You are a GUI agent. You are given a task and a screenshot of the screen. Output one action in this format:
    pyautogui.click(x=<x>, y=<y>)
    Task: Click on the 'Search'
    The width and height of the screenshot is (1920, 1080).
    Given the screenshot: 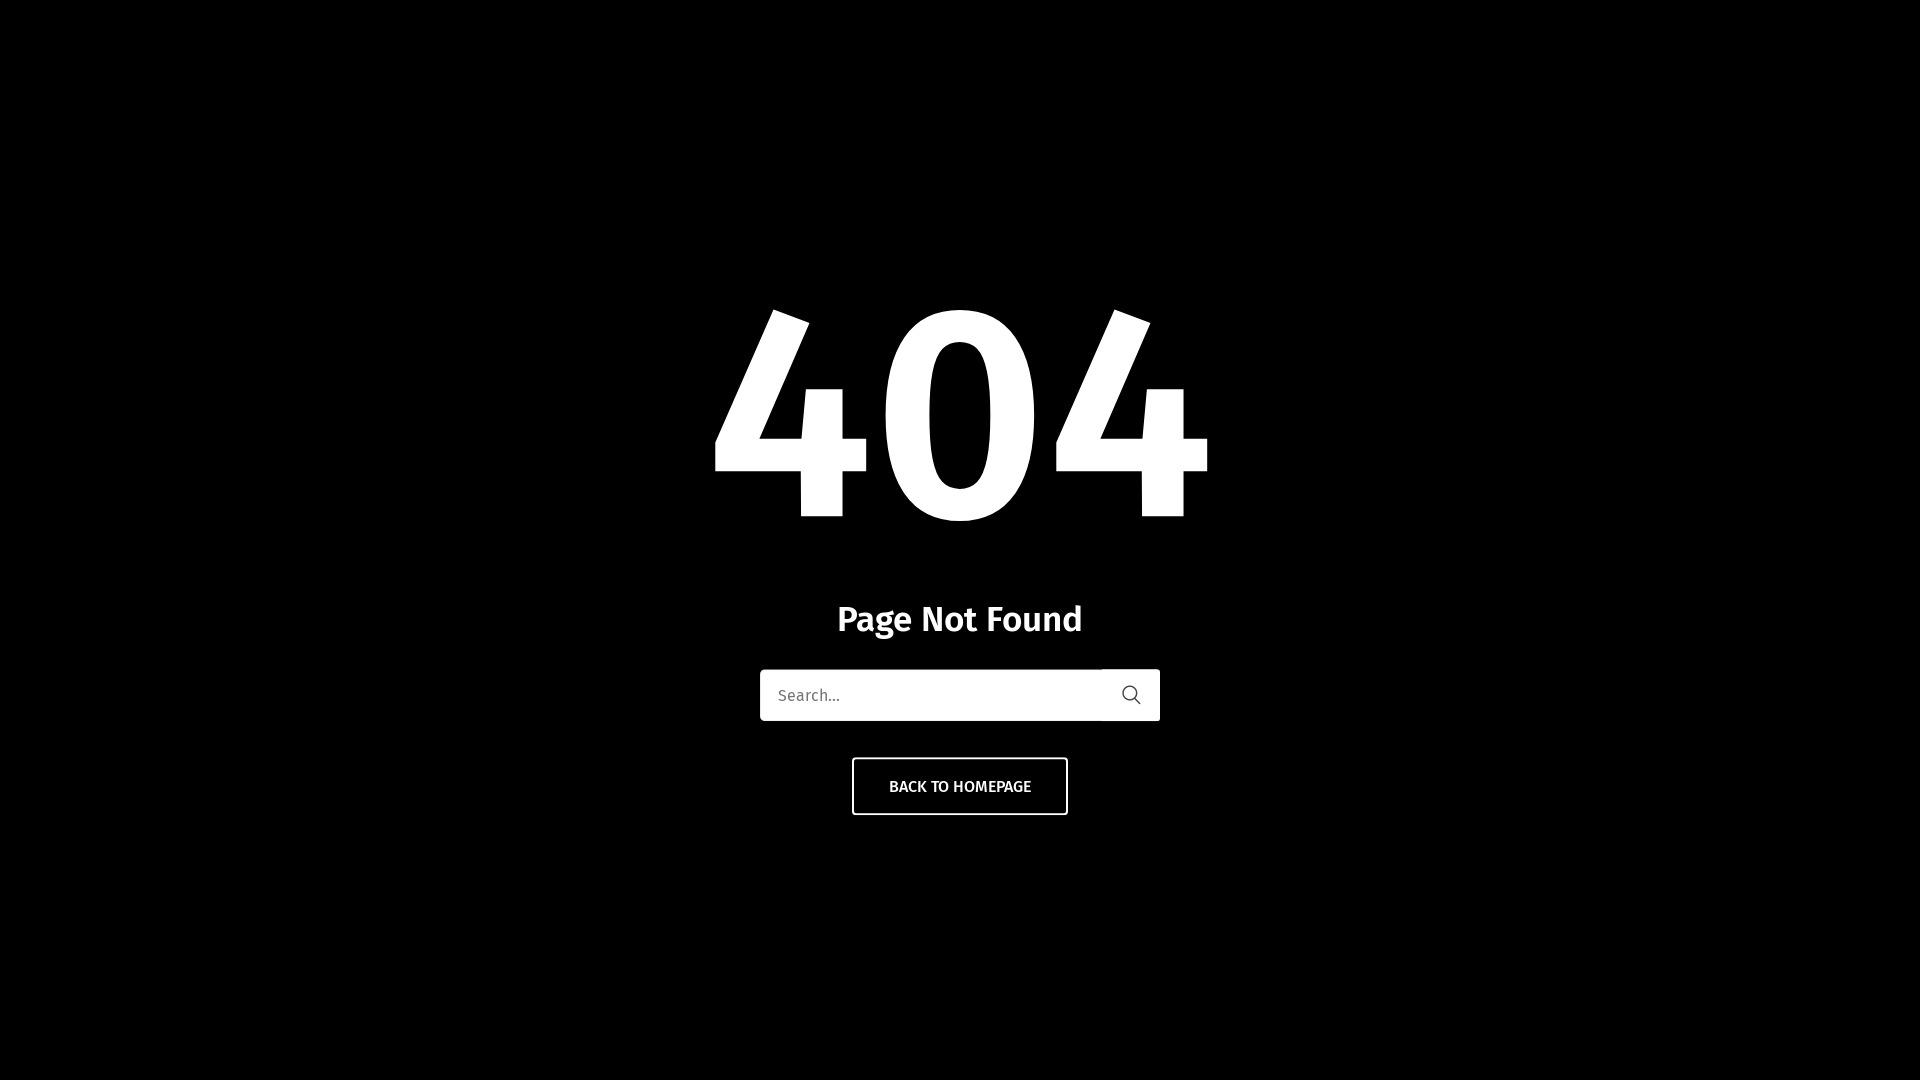 What is the action you would take?
    pyautogui.click(x=1131, y=693)
    